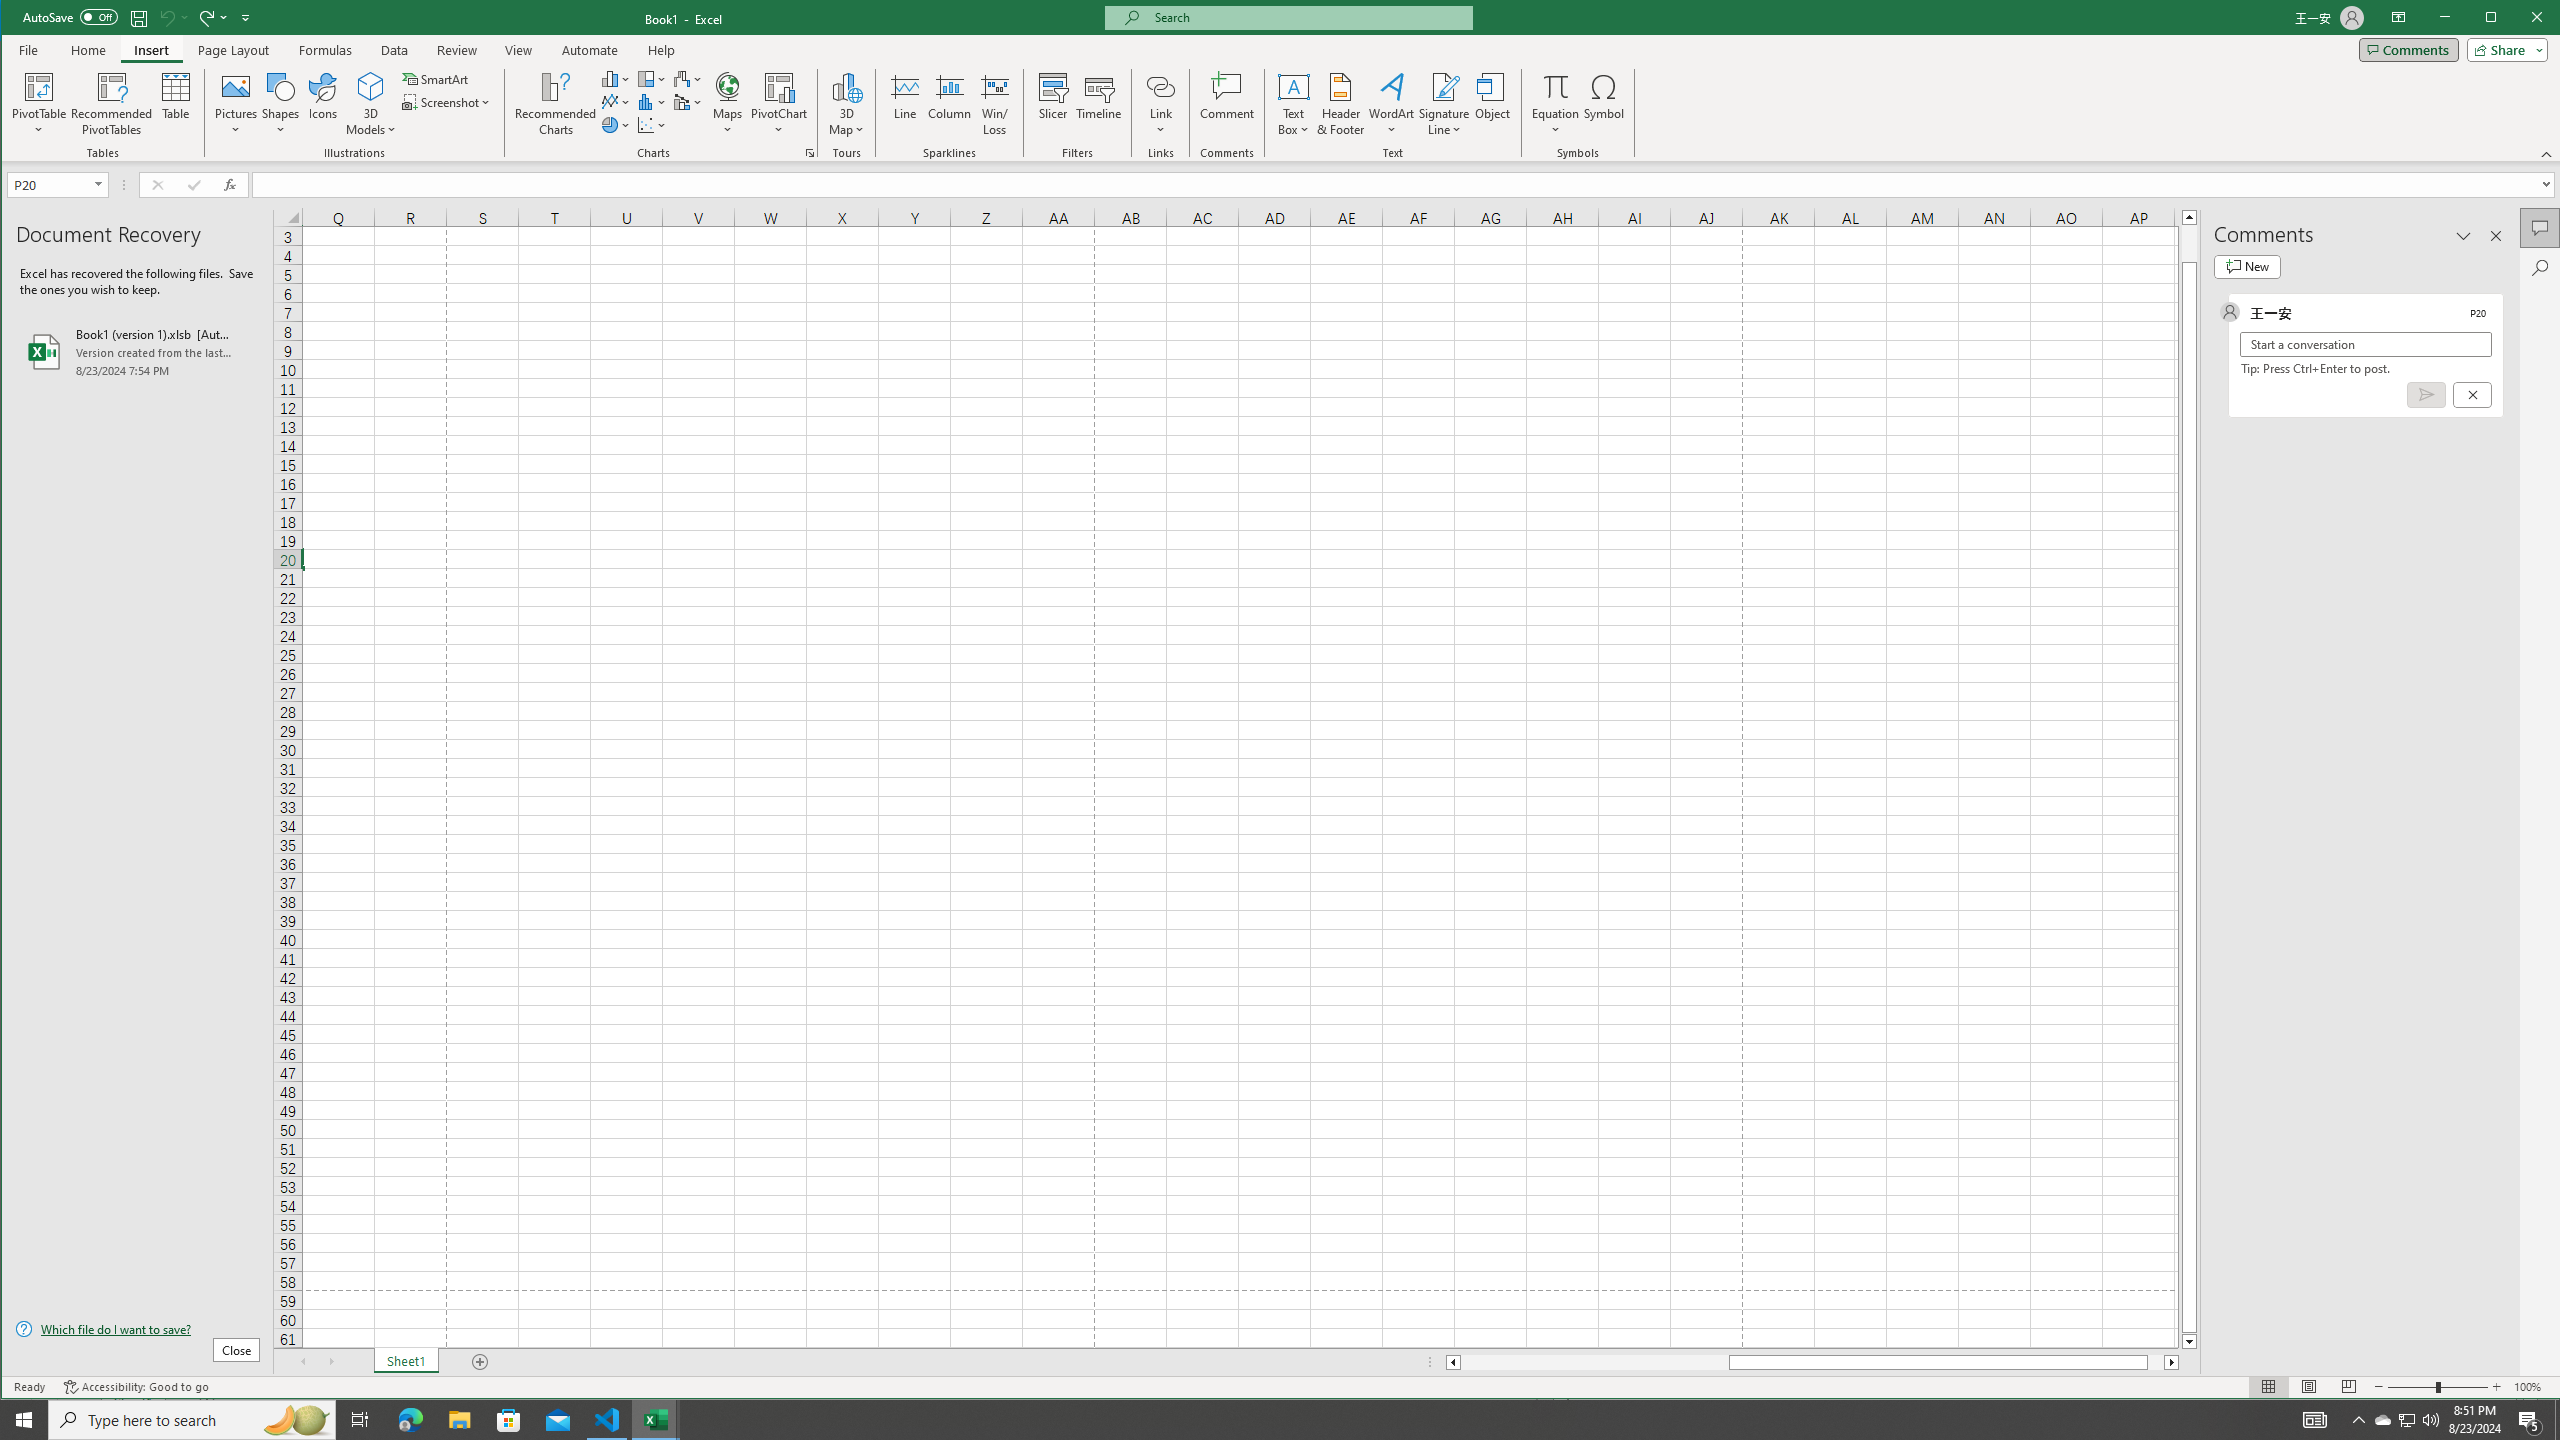 The height and width of the screenshot is (1440, 2560). Describe the element at coordinates (778, 103) in the screenshot. I see `'PivotChart'` at that location.